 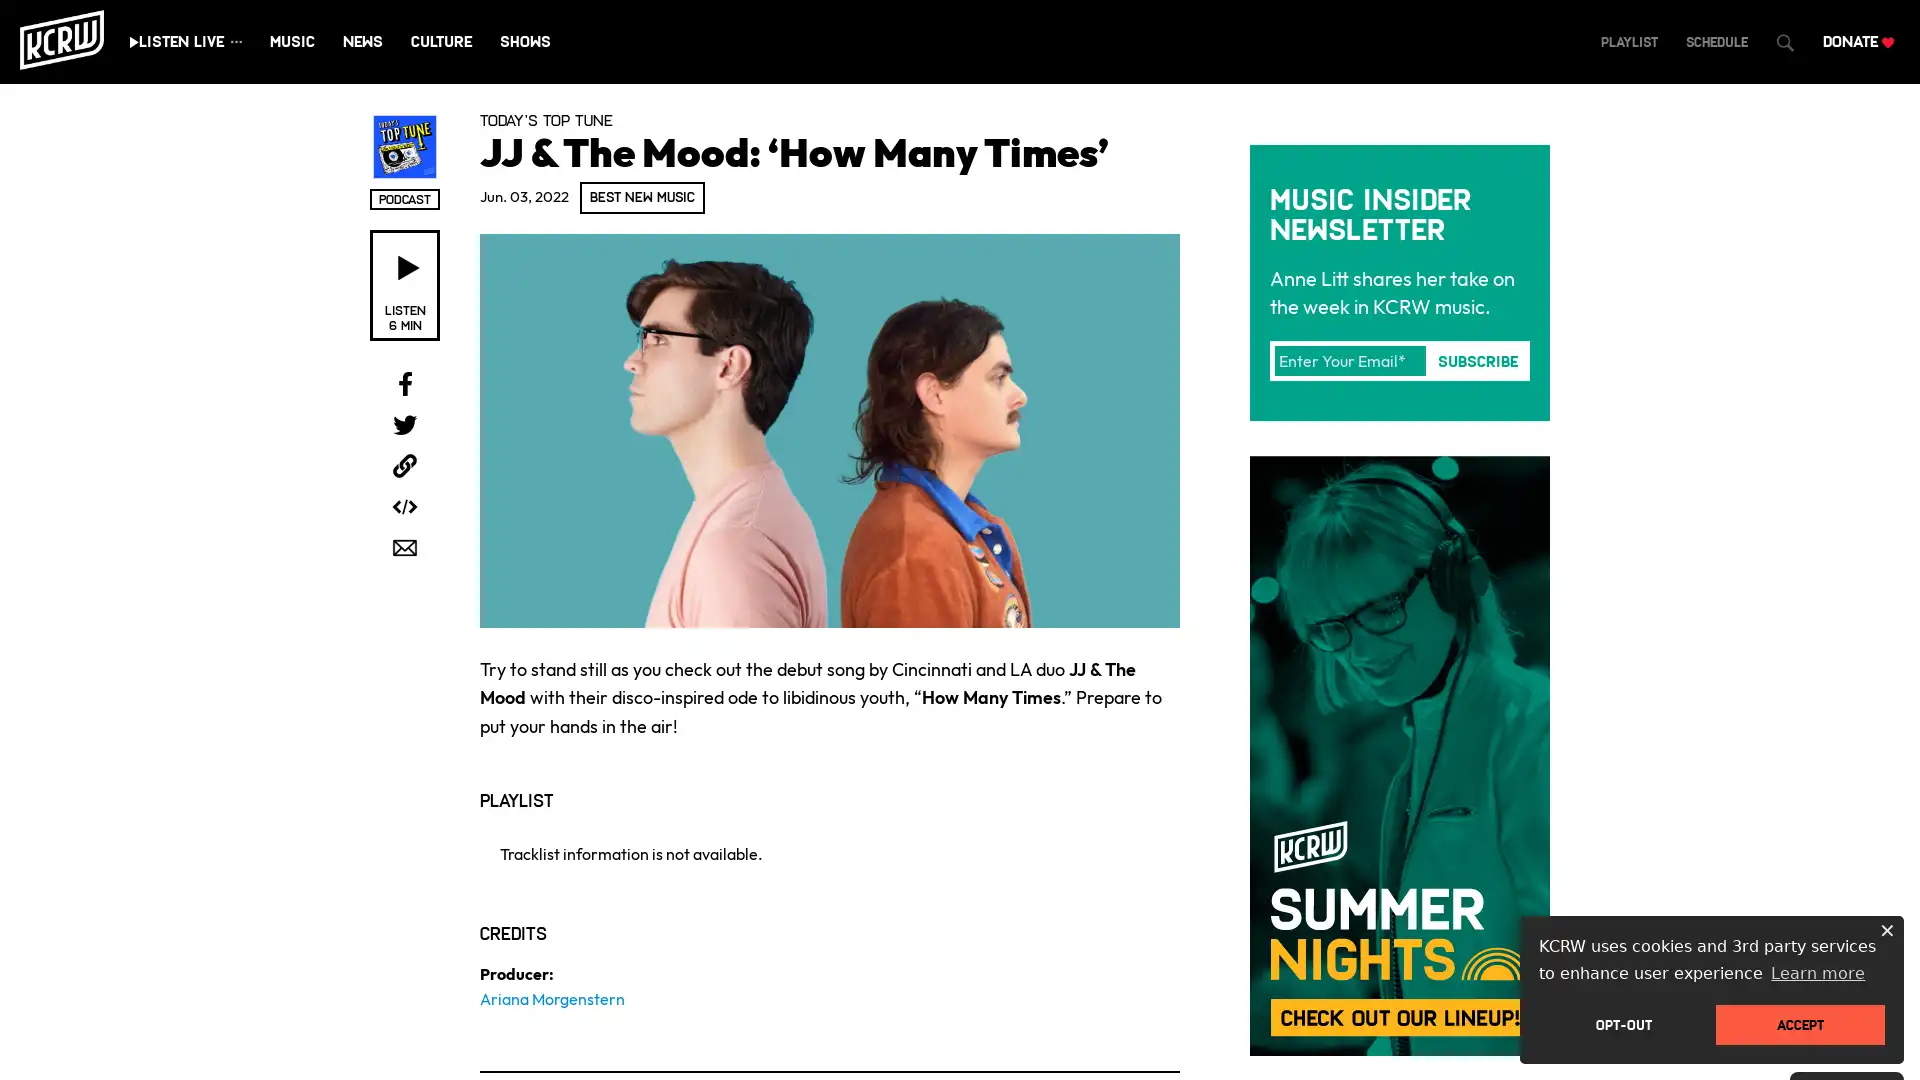 I want to click on Listen, so click(x=403, y=285).